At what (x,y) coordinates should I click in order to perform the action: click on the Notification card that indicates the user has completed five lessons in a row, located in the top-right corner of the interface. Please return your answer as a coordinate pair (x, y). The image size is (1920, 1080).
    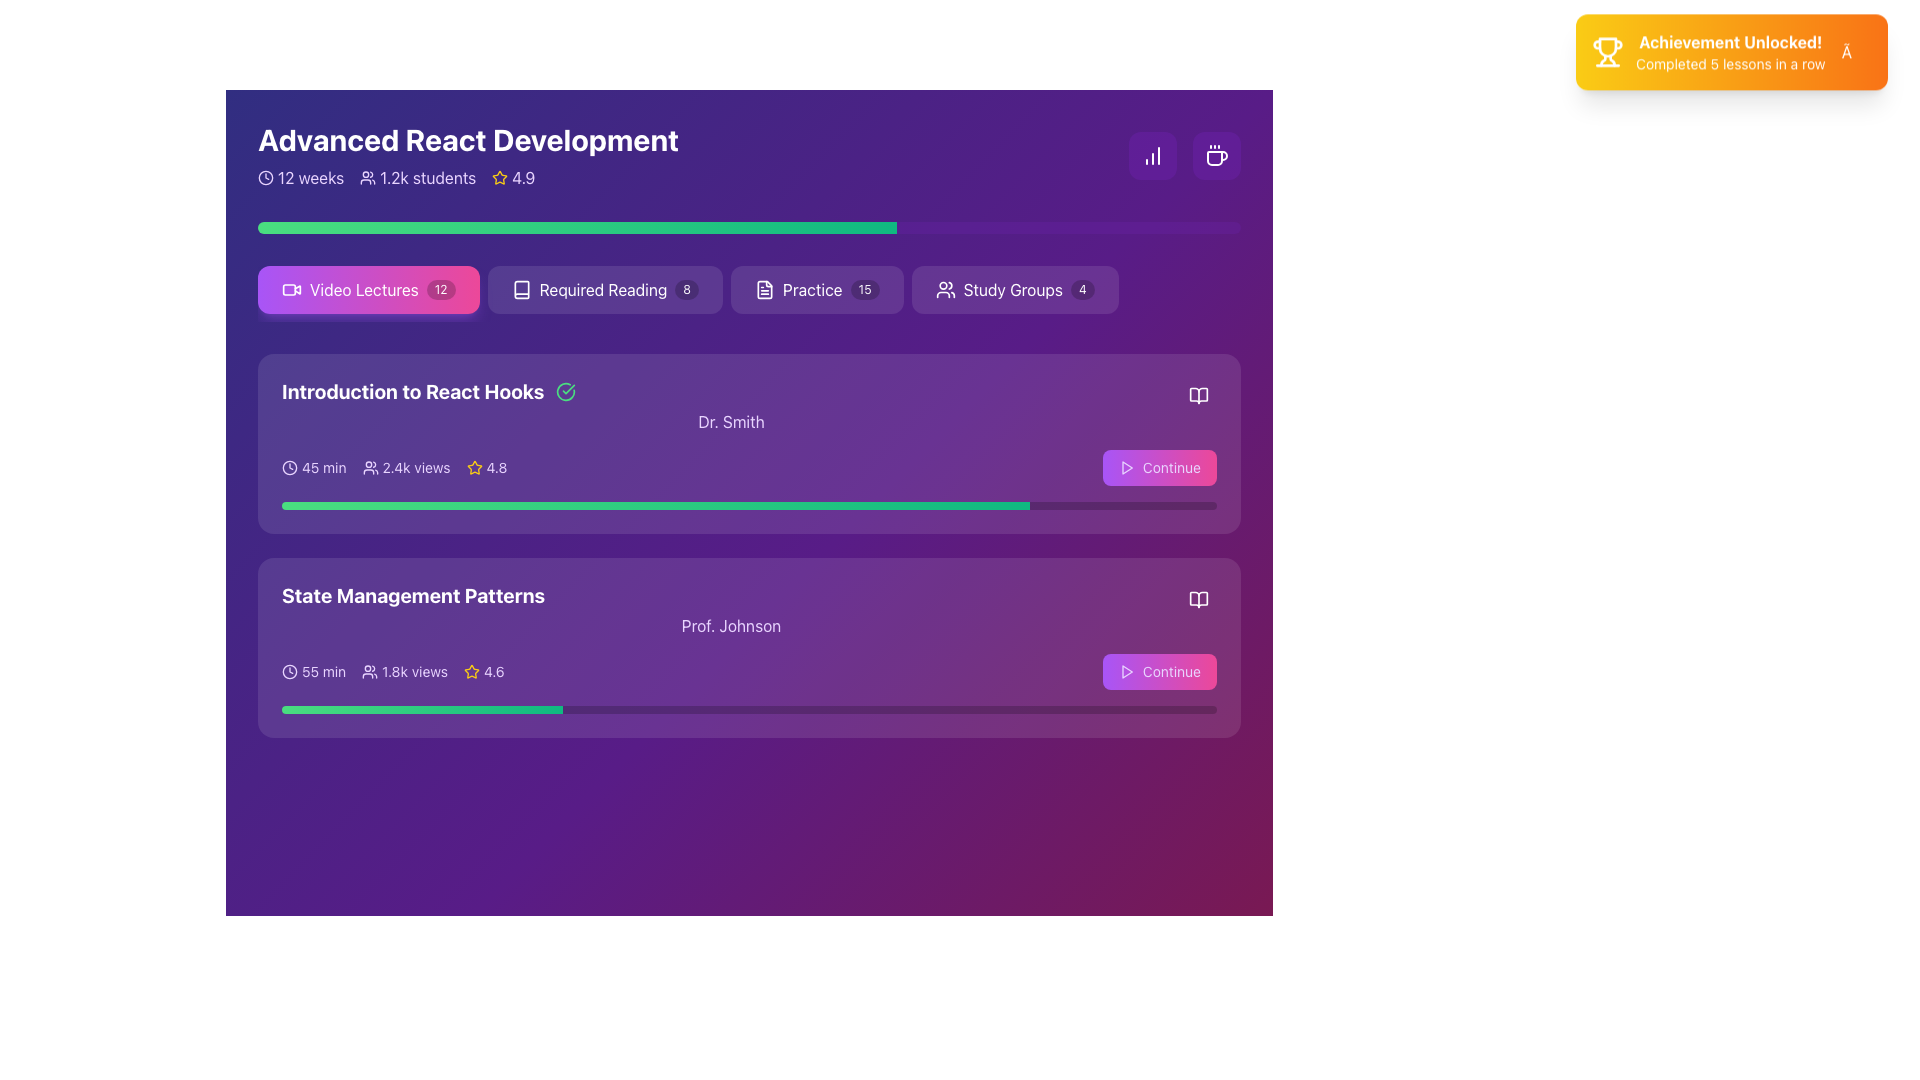
    Looking at the image, I should click on (1731, 59).